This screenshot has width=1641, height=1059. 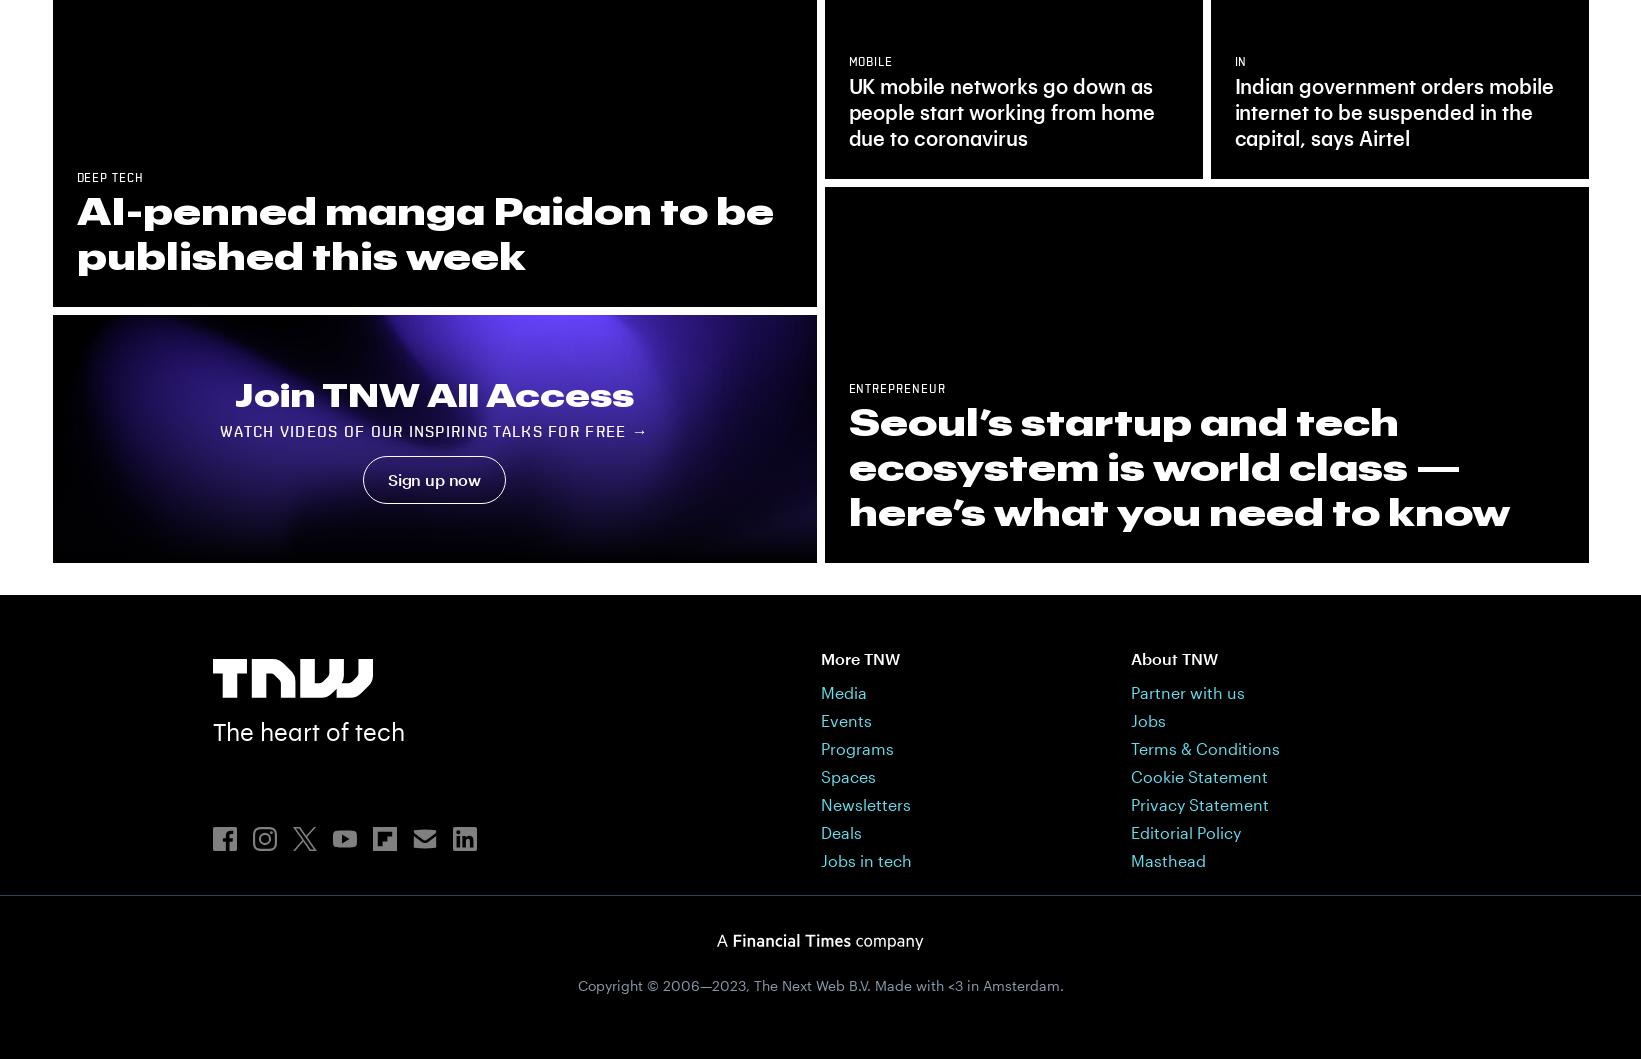 I want to click on 'Cookie Statement', so click(x=1198, y=774).